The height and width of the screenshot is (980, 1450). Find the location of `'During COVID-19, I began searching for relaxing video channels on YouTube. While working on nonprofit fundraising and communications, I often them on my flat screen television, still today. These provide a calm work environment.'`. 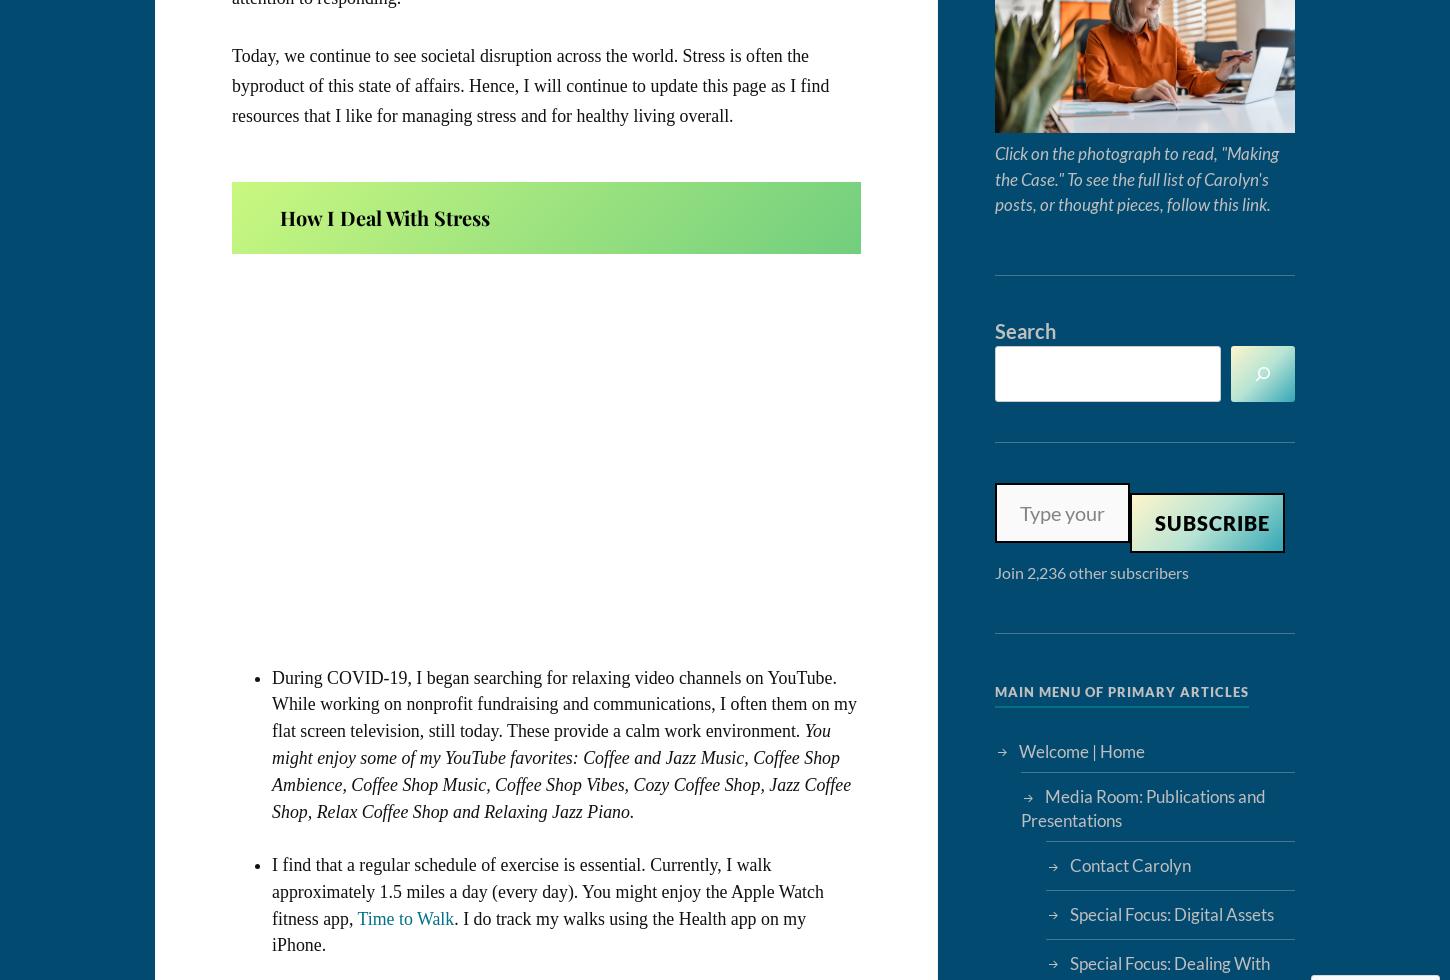

'During COVID-19, I began searching for relaxing video channels on YouTube. While working on nonprofit fundraising and communications, I often them on my flat screen television, still today. These provide a calm work environment.' is located at coordinates (272, 704).